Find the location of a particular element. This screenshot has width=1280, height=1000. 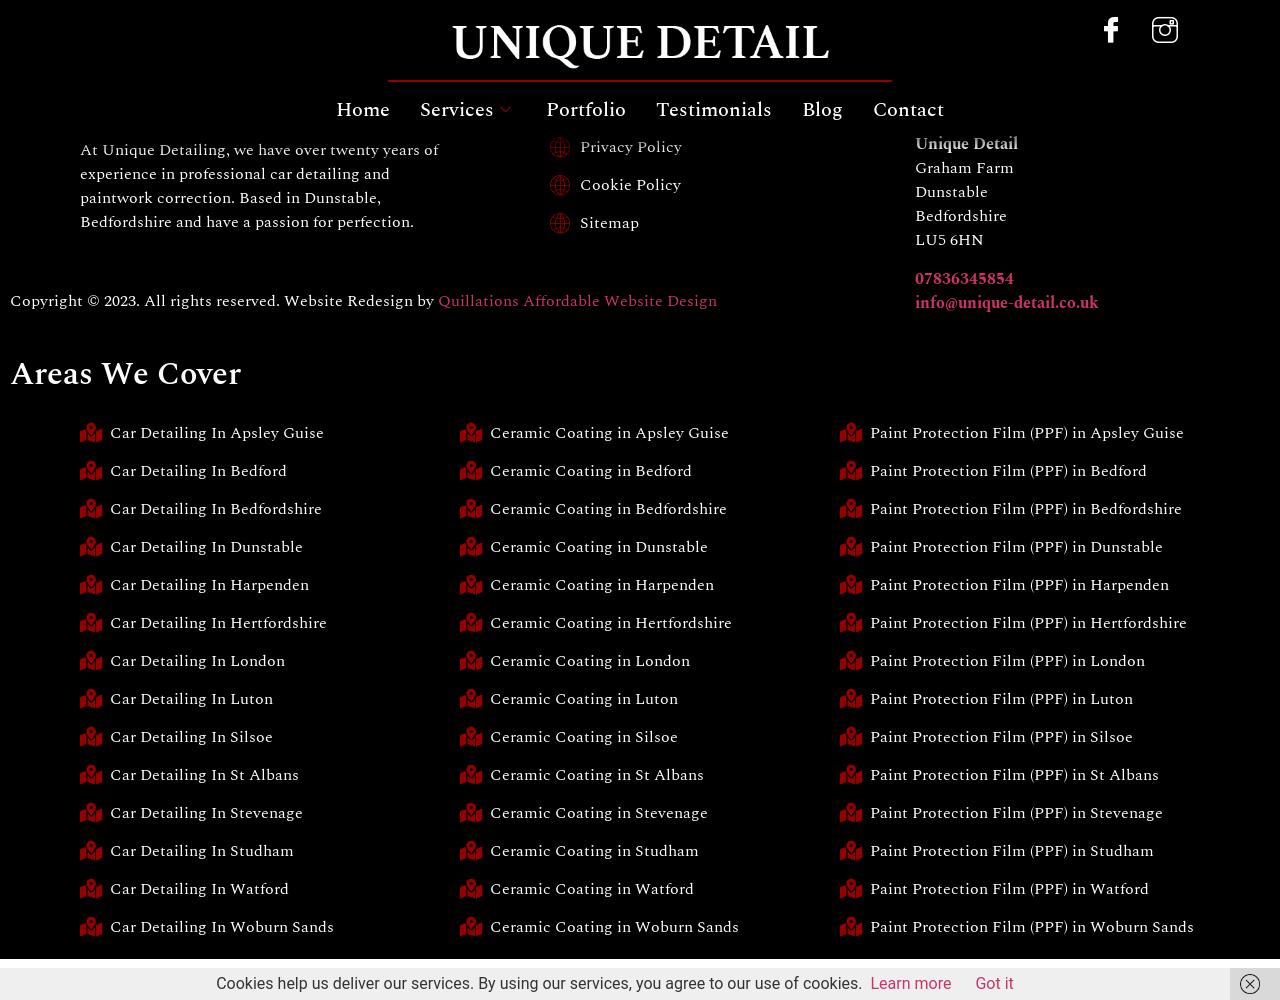

'Sitemap' is located at coordinates (607, 222).